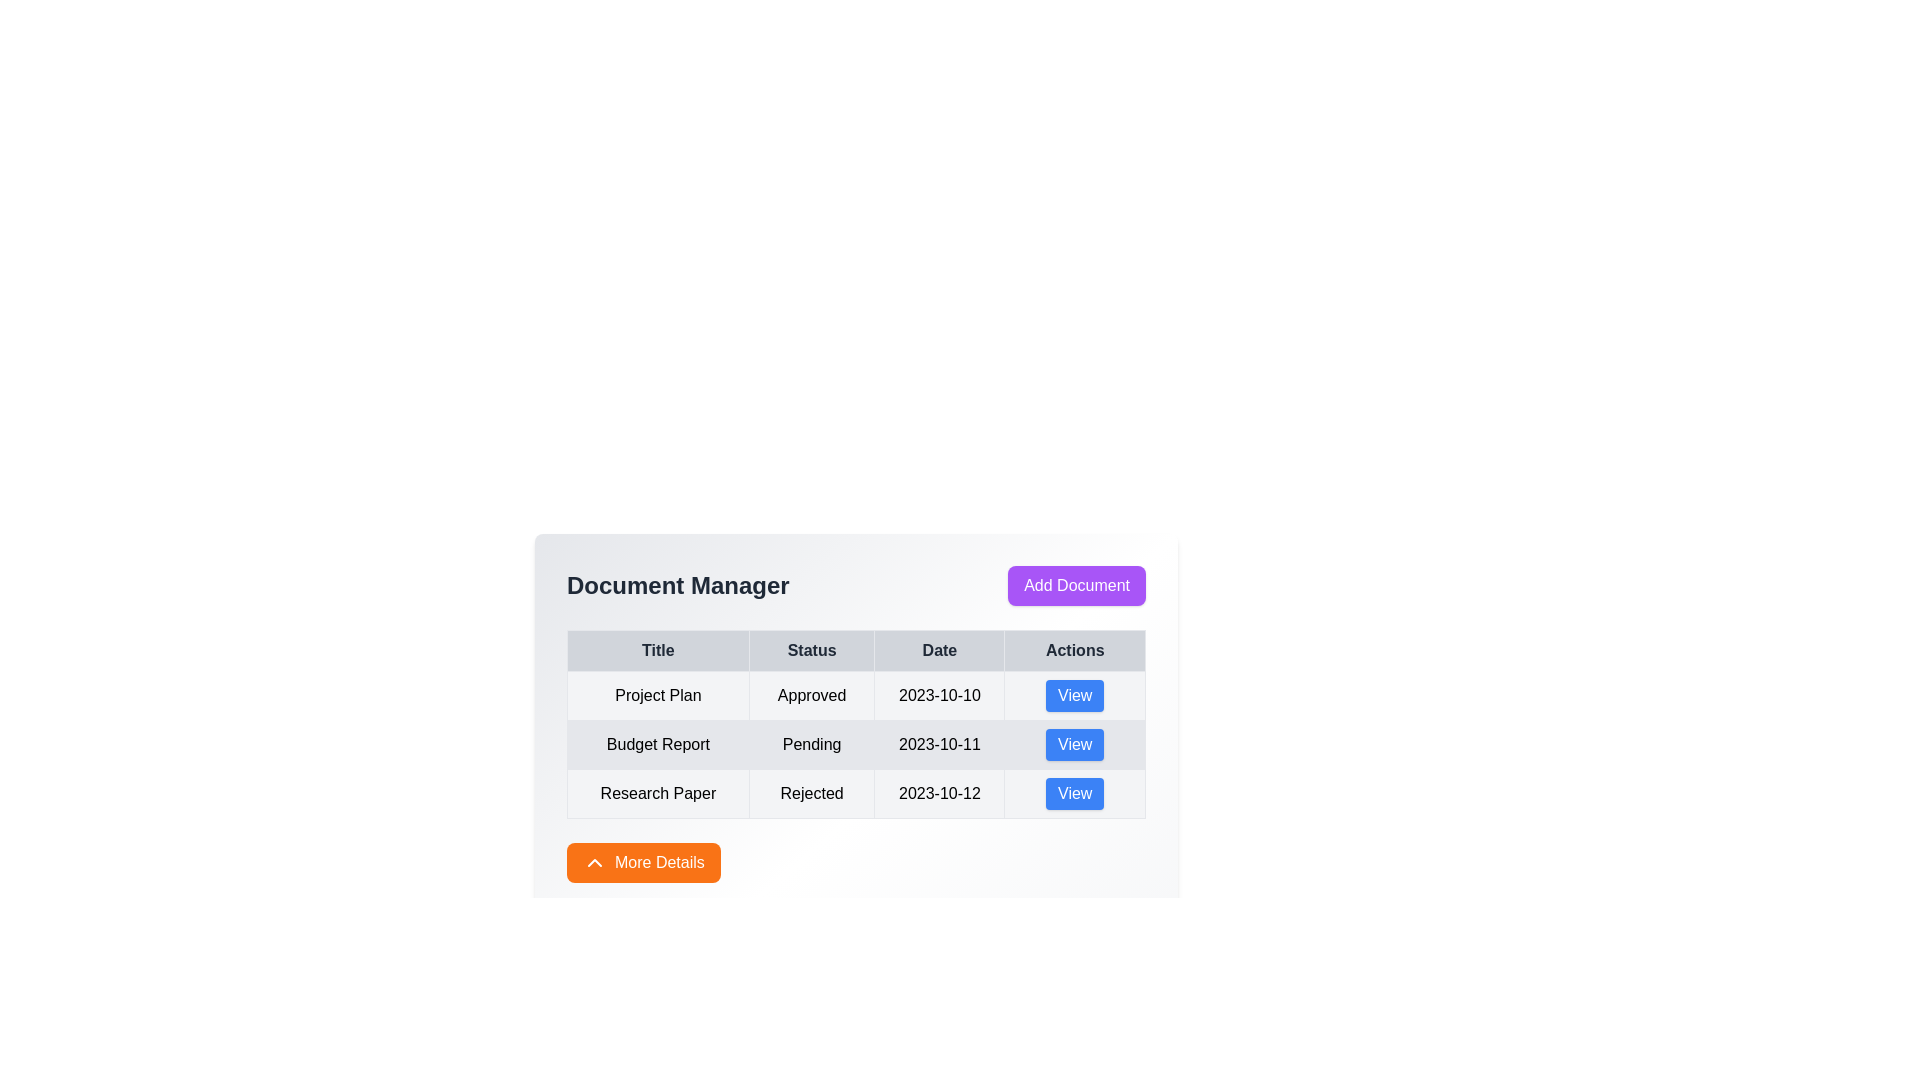 The width and height of the screenshot is (1920, 1080). What do you see at coordinates (938, 744) in the screenshot?
I see `the static text element displaying the date information for the 'Budget Report' entry in the table` at bounding box center [938, 744].